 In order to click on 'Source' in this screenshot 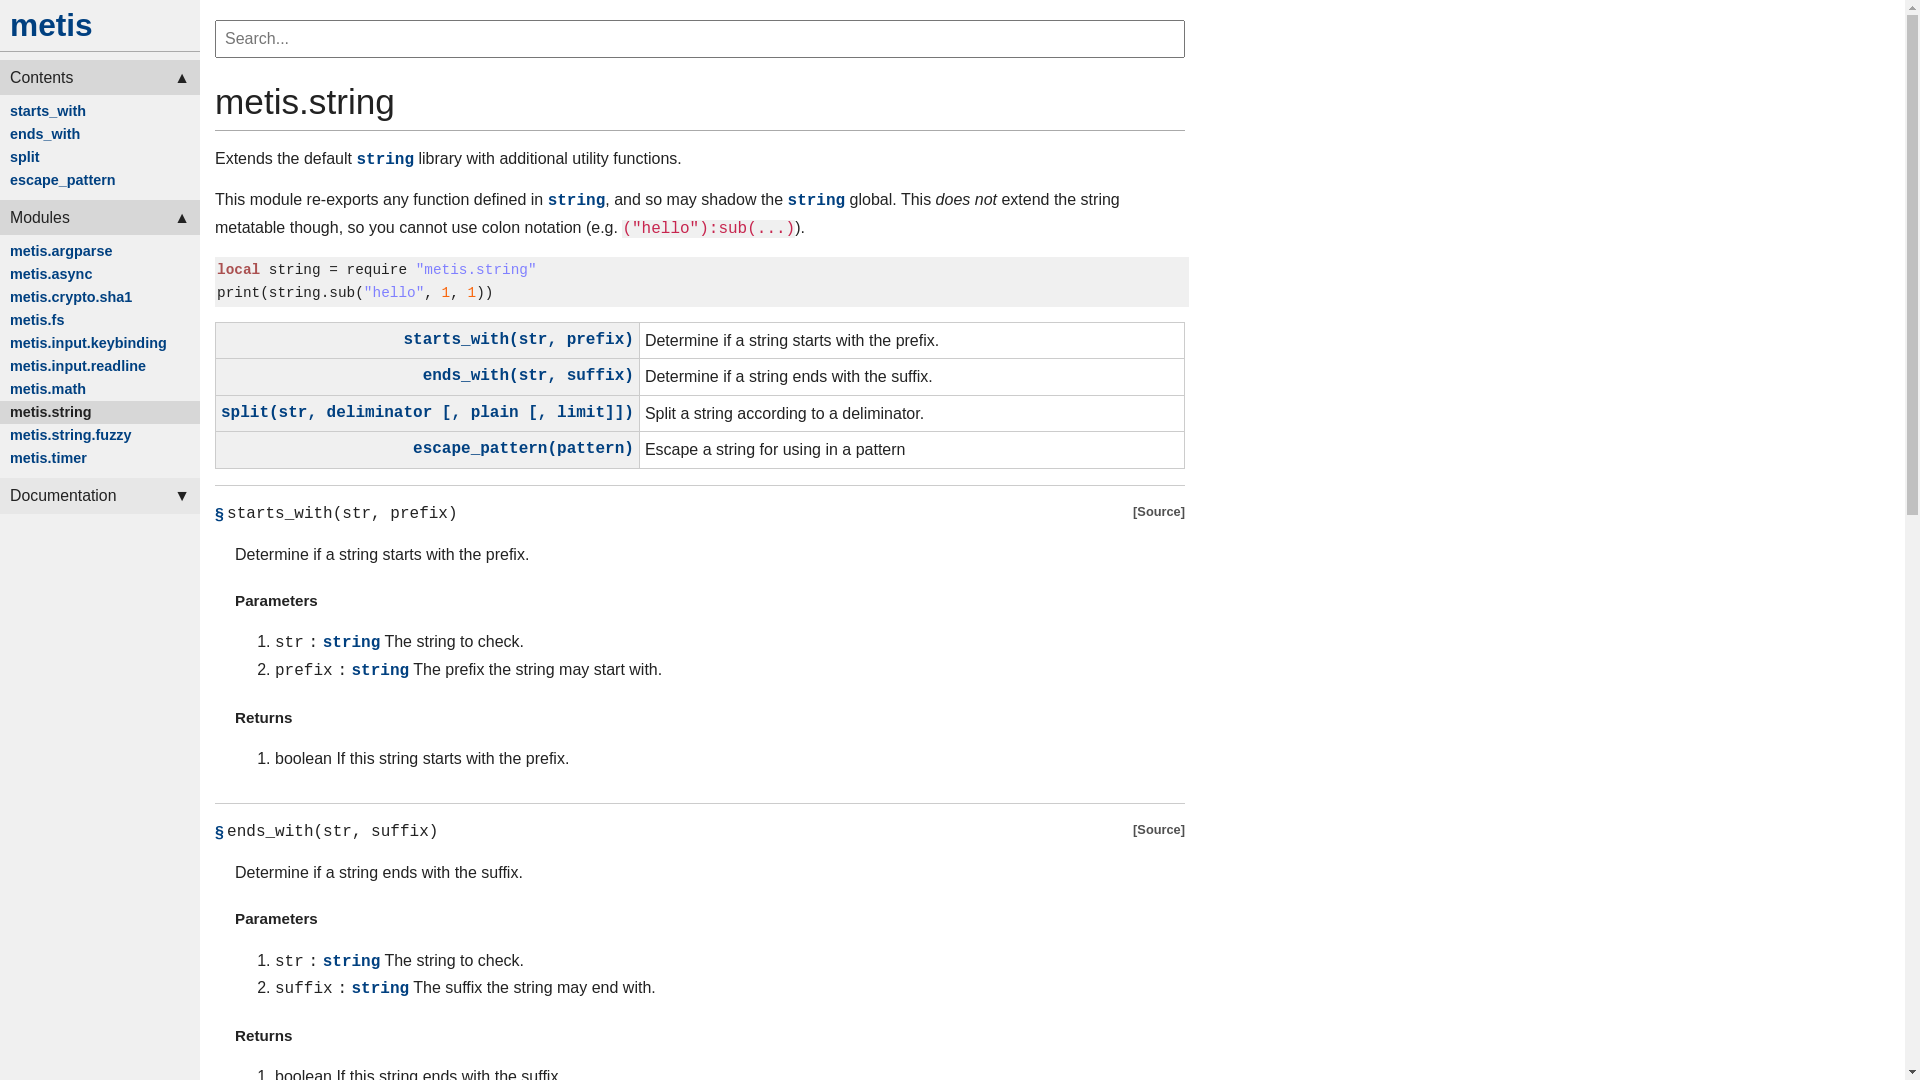, I will do `click(1132, 833)`.